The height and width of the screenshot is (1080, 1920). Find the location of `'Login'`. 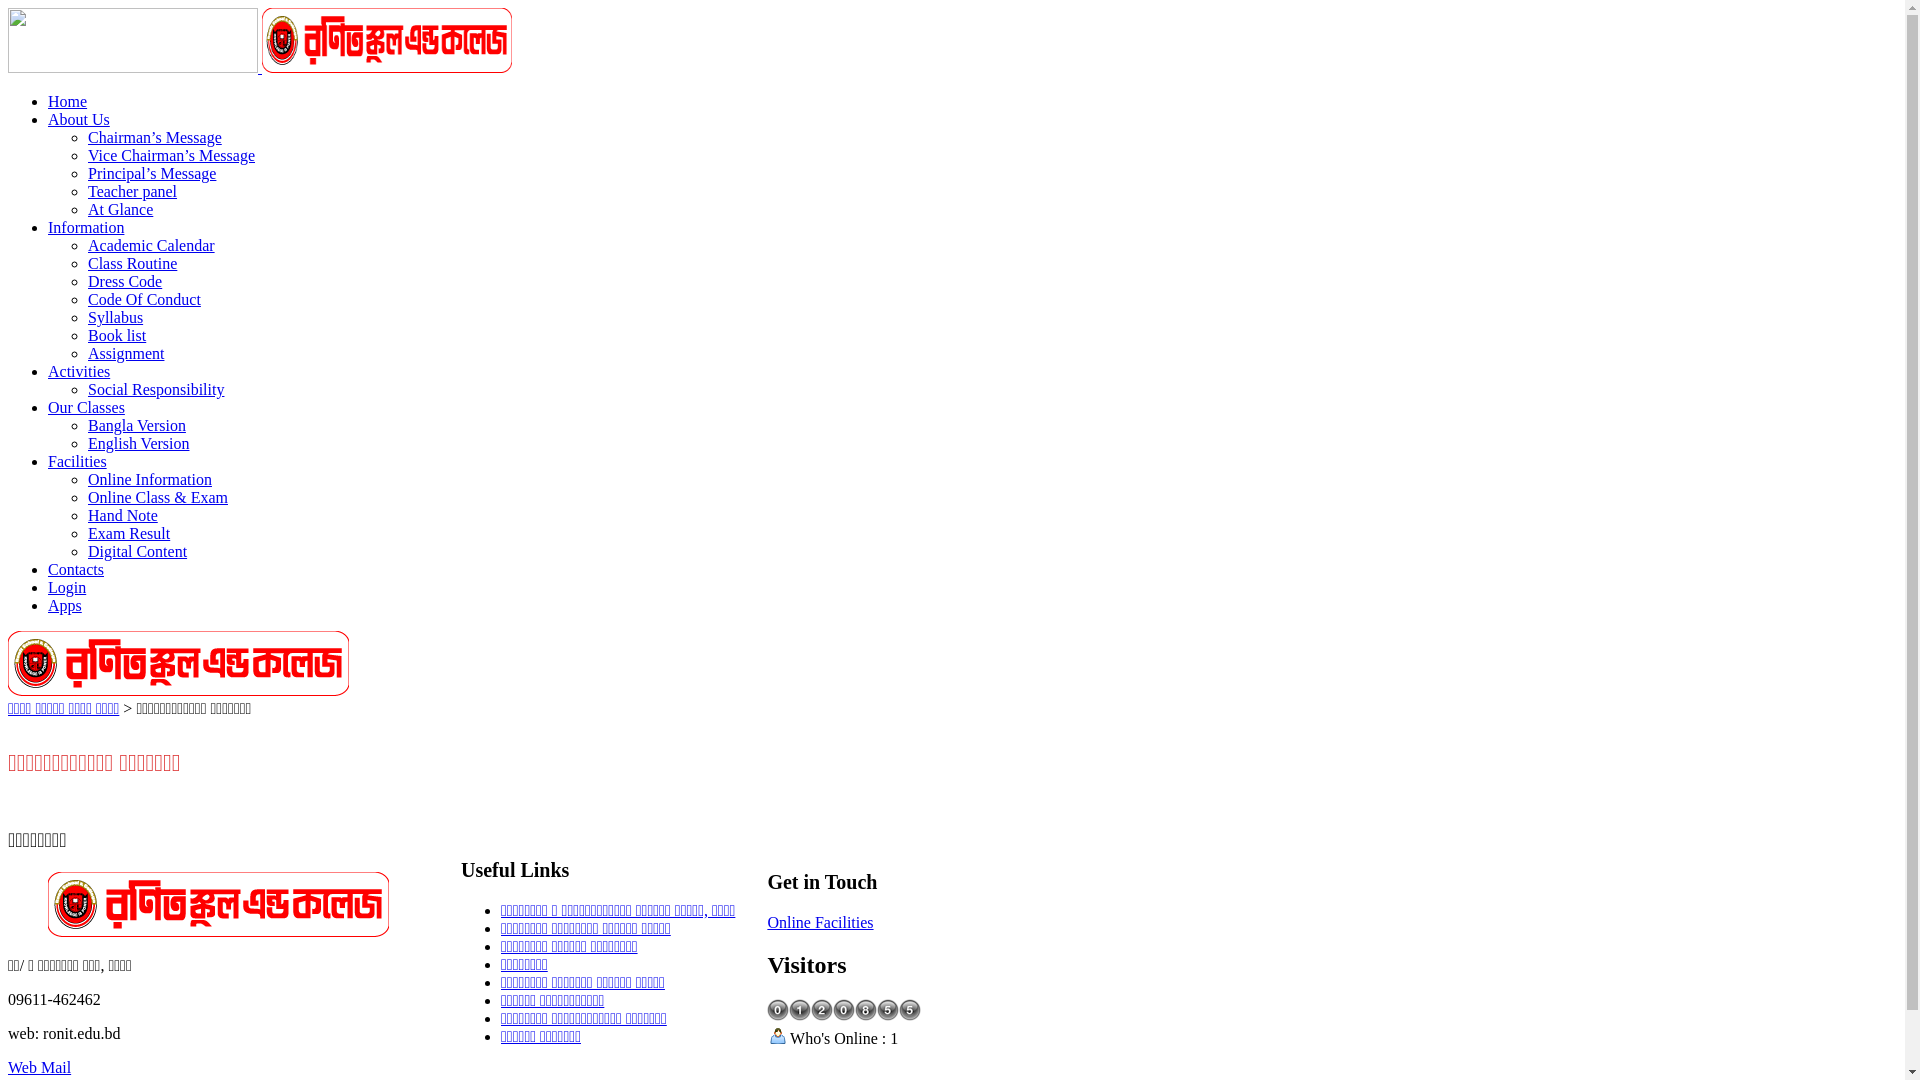

'Login' is located at coordinates (67, 586).